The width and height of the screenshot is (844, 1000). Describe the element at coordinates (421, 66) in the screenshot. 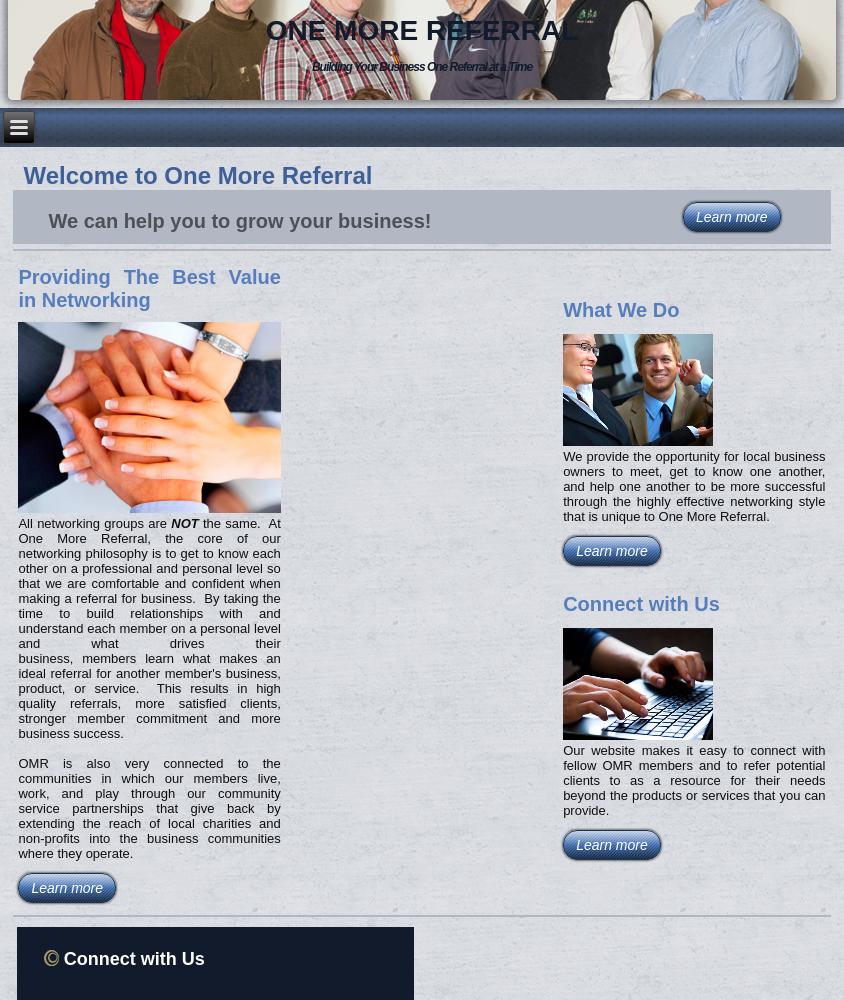

I see `'Building Your Business One Referral at a Time'` at that location.